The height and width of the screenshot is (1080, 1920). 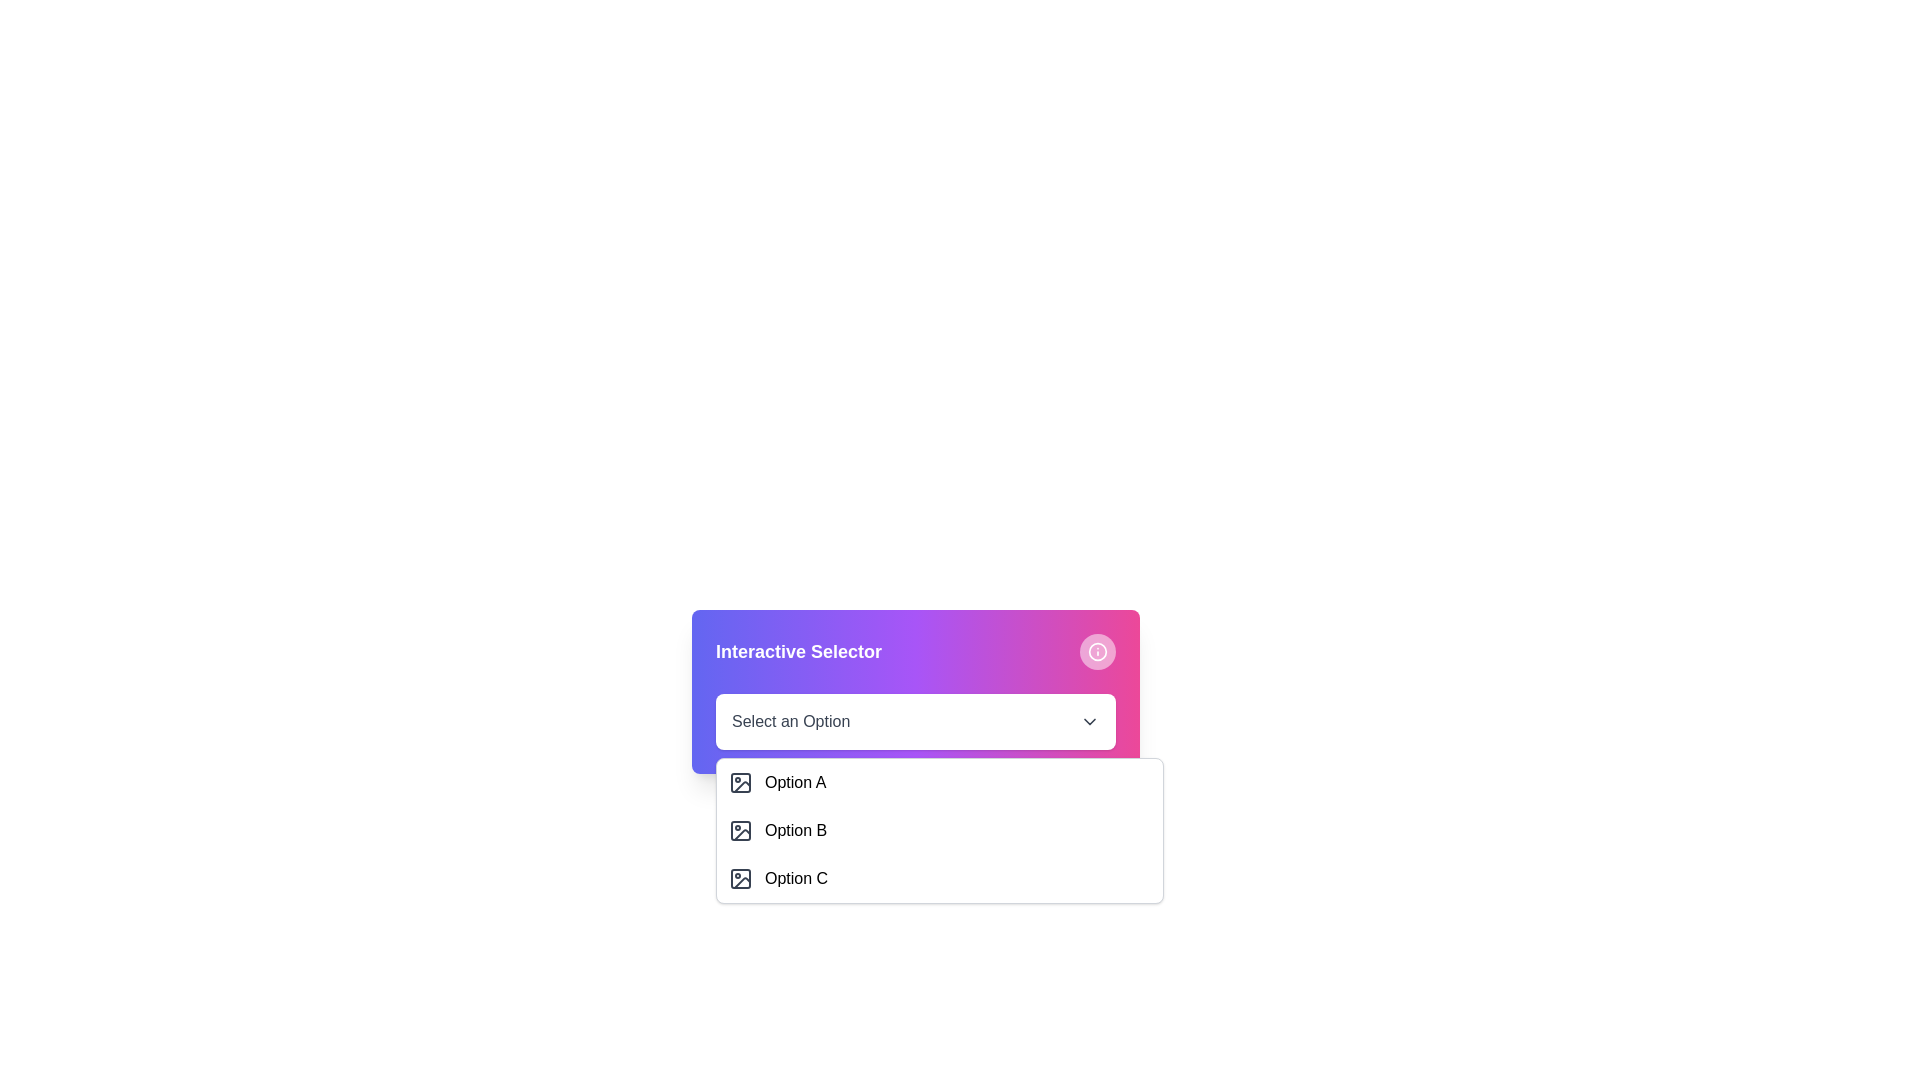 I want to click on the Graphic SVG icon resembling an angled mark with curved edges, which is the last option labeled 'Option C', so click(x=741, y=882).